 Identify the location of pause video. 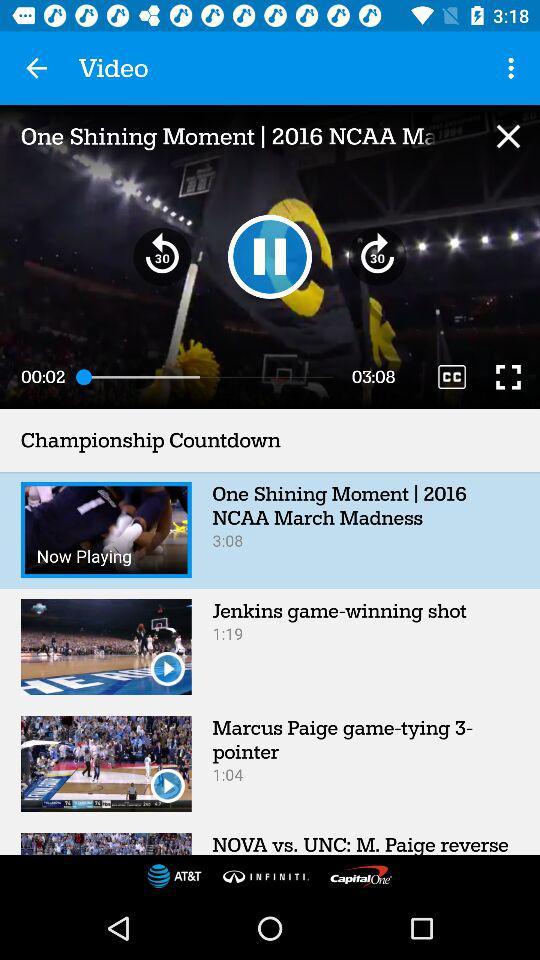
(270, 255).